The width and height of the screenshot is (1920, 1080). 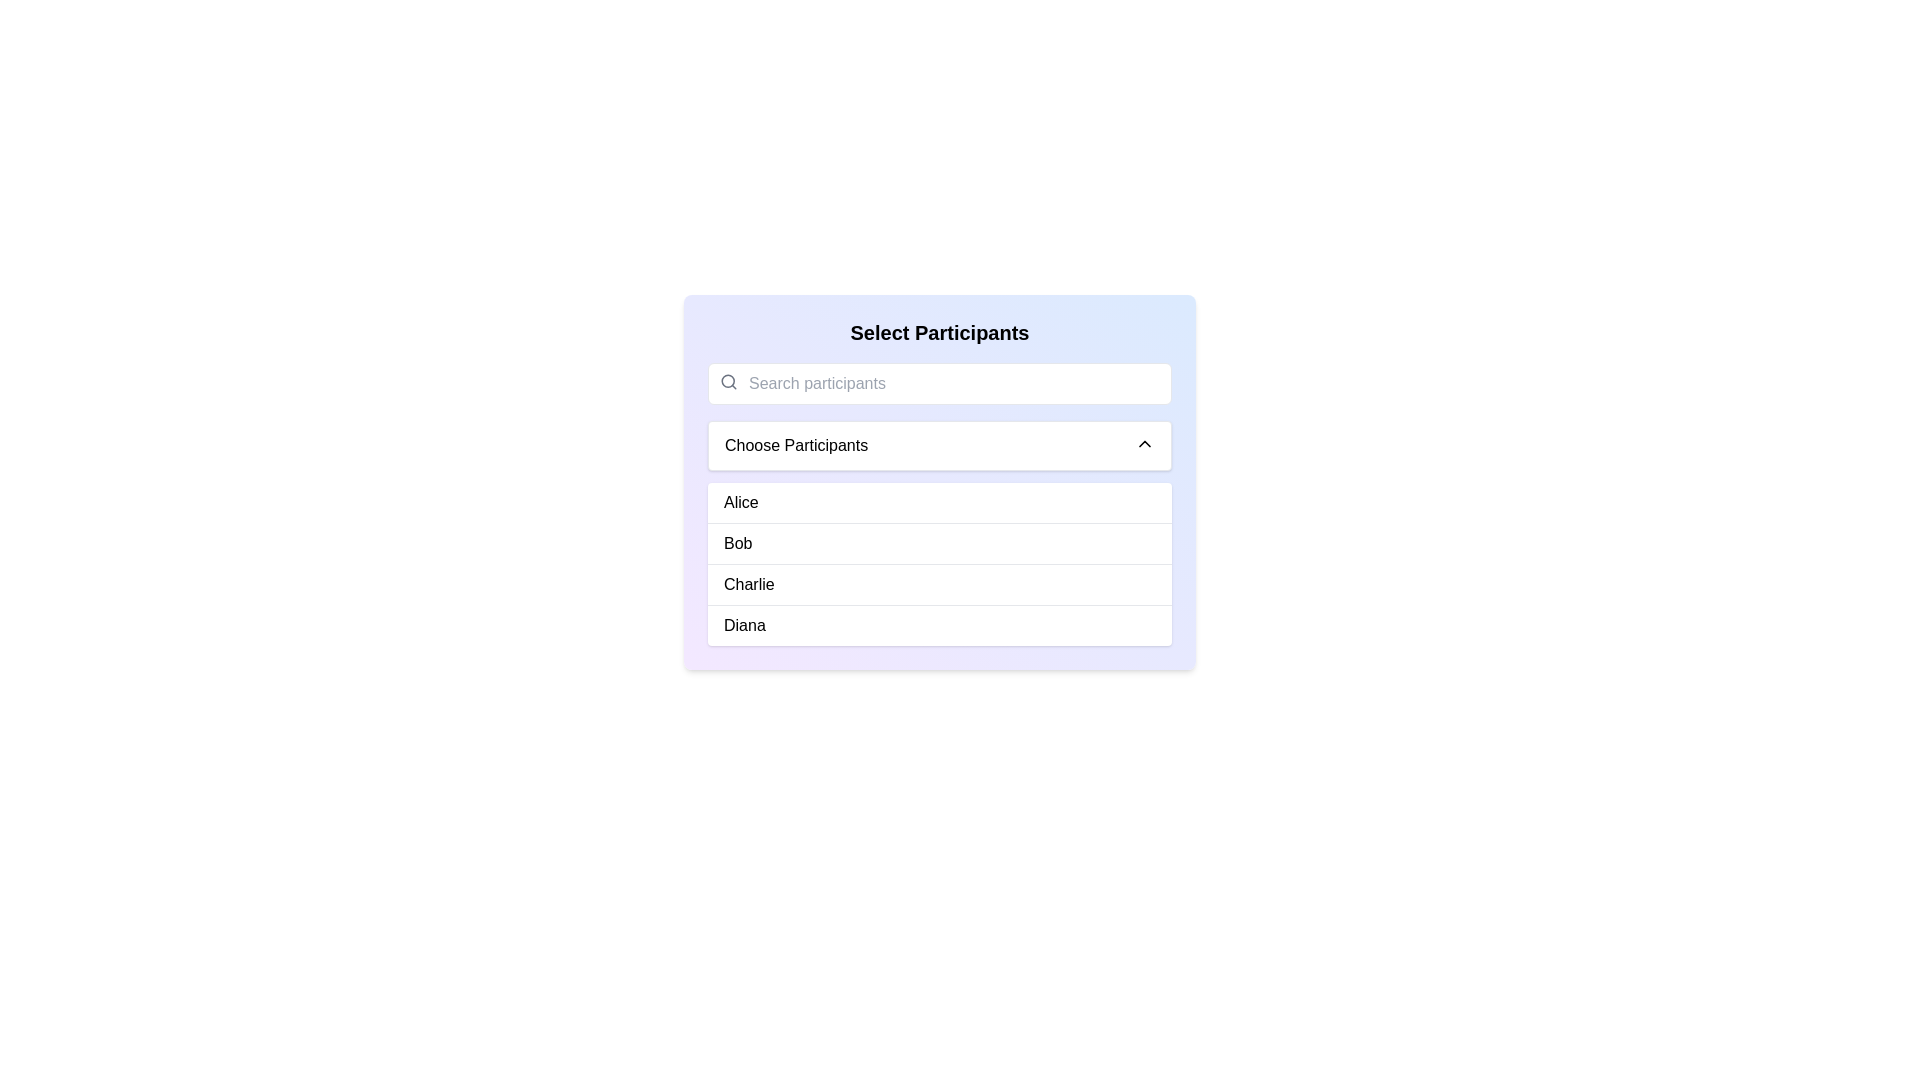 I want to click on the text label displaying the name 'Diana', which is the fourth entry in the list under 'Choose Participants', so click(x=743, y=624).